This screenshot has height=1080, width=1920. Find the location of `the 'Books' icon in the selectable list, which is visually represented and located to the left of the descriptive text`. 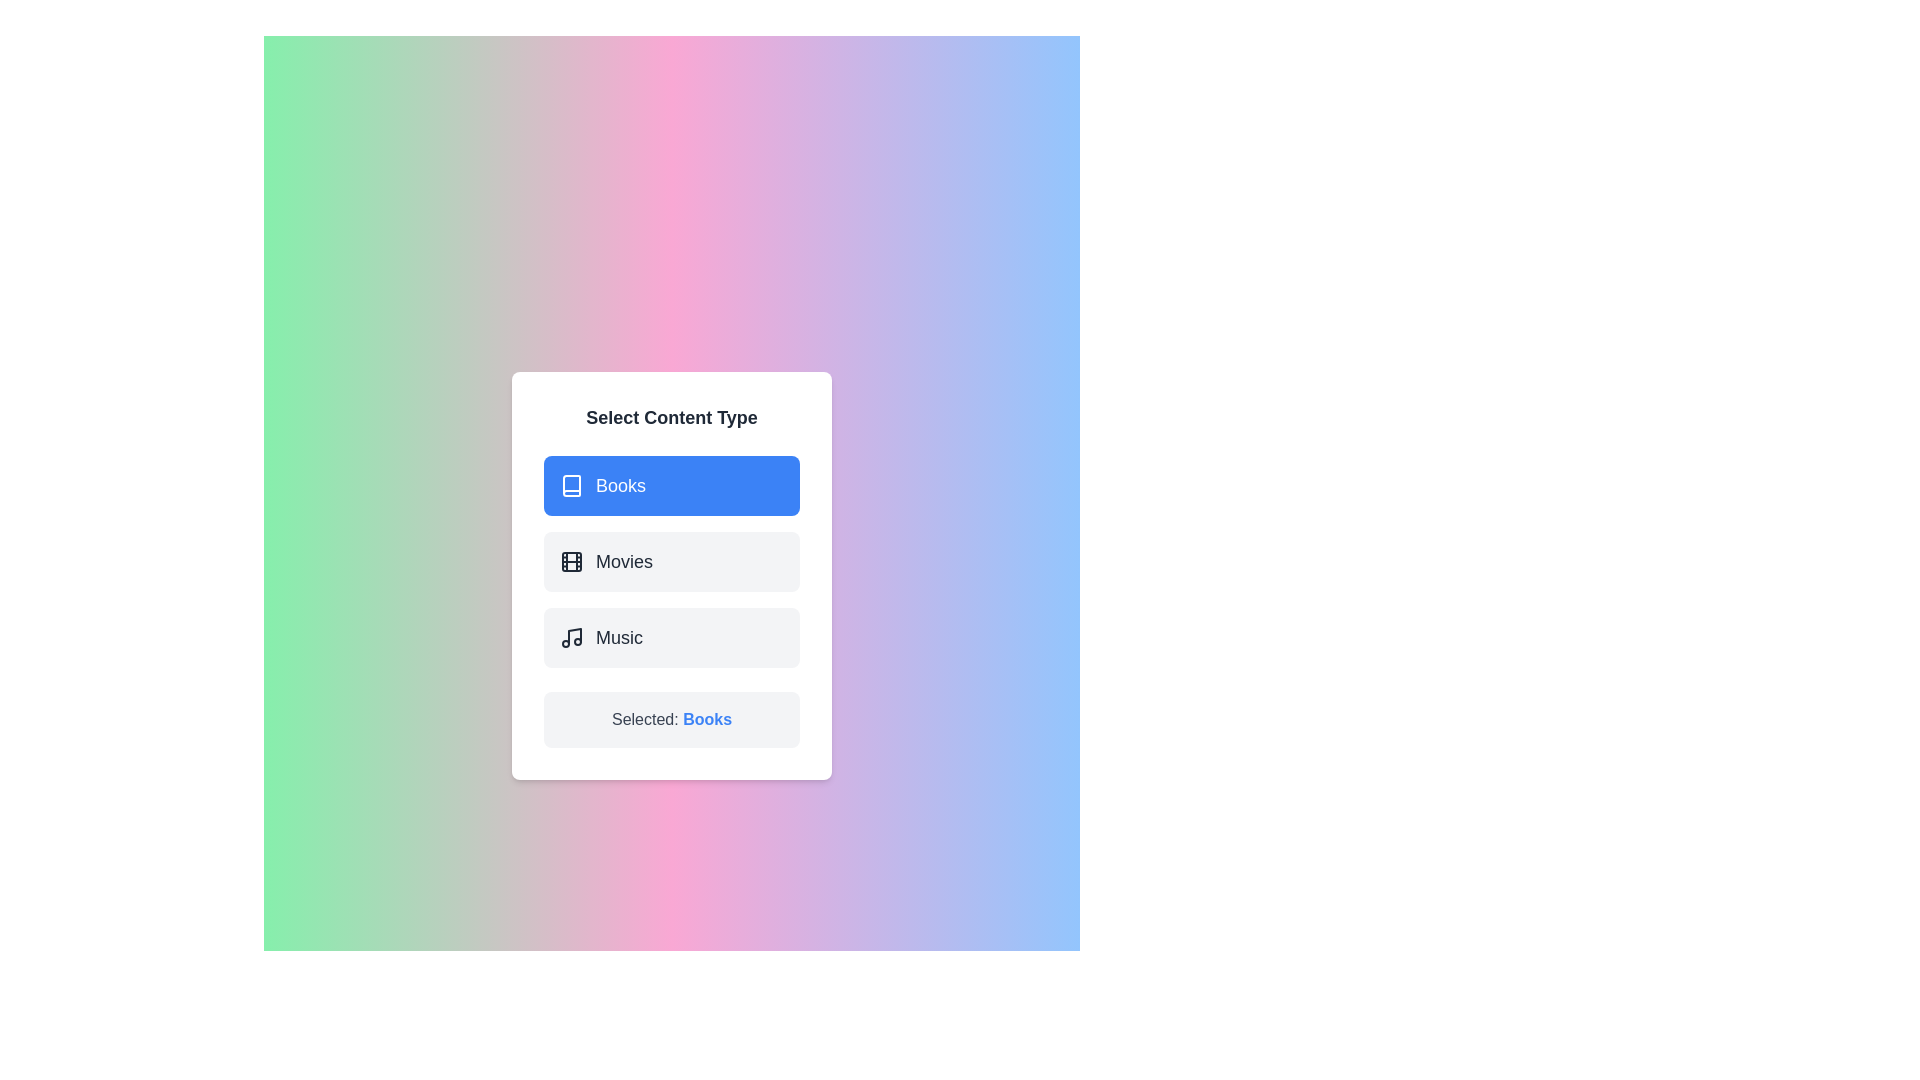

the 'Books' icon in the selectable list, which is visually represented and located to the left of the descriptive text is located at coordinates (570, 486).